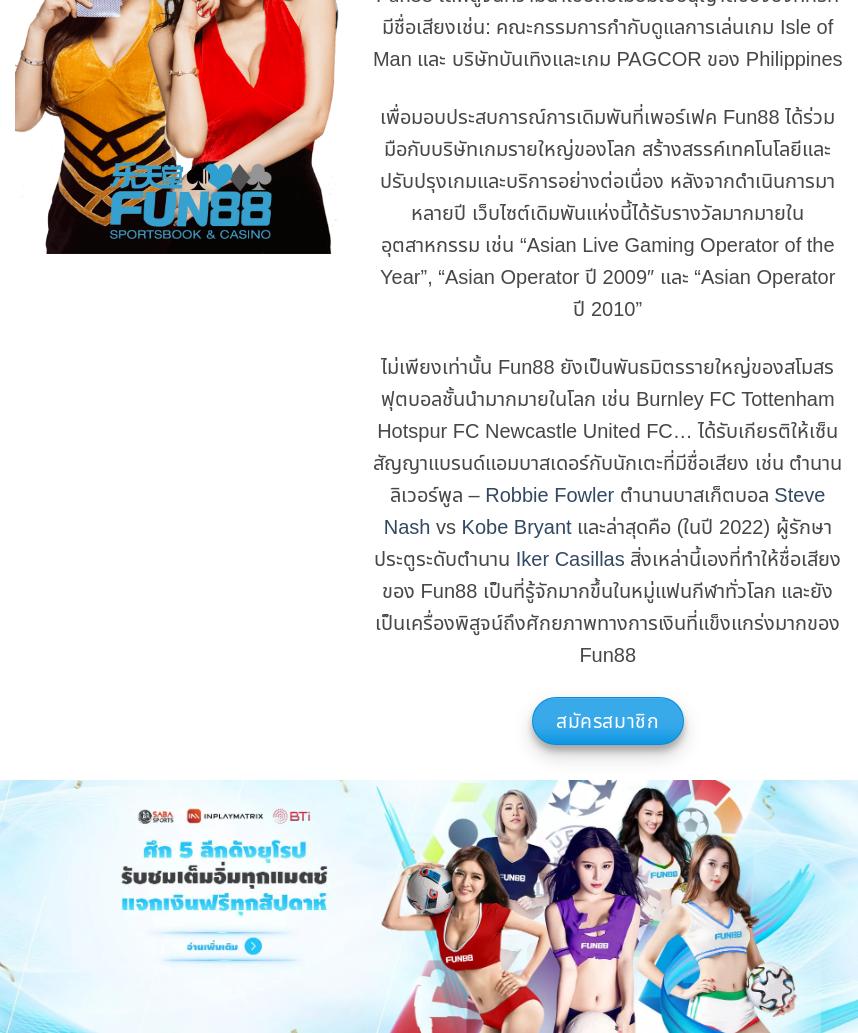 This screenshot has width=858, height=1033. I want to click on 'Iker Casillas', so click(568, 557).